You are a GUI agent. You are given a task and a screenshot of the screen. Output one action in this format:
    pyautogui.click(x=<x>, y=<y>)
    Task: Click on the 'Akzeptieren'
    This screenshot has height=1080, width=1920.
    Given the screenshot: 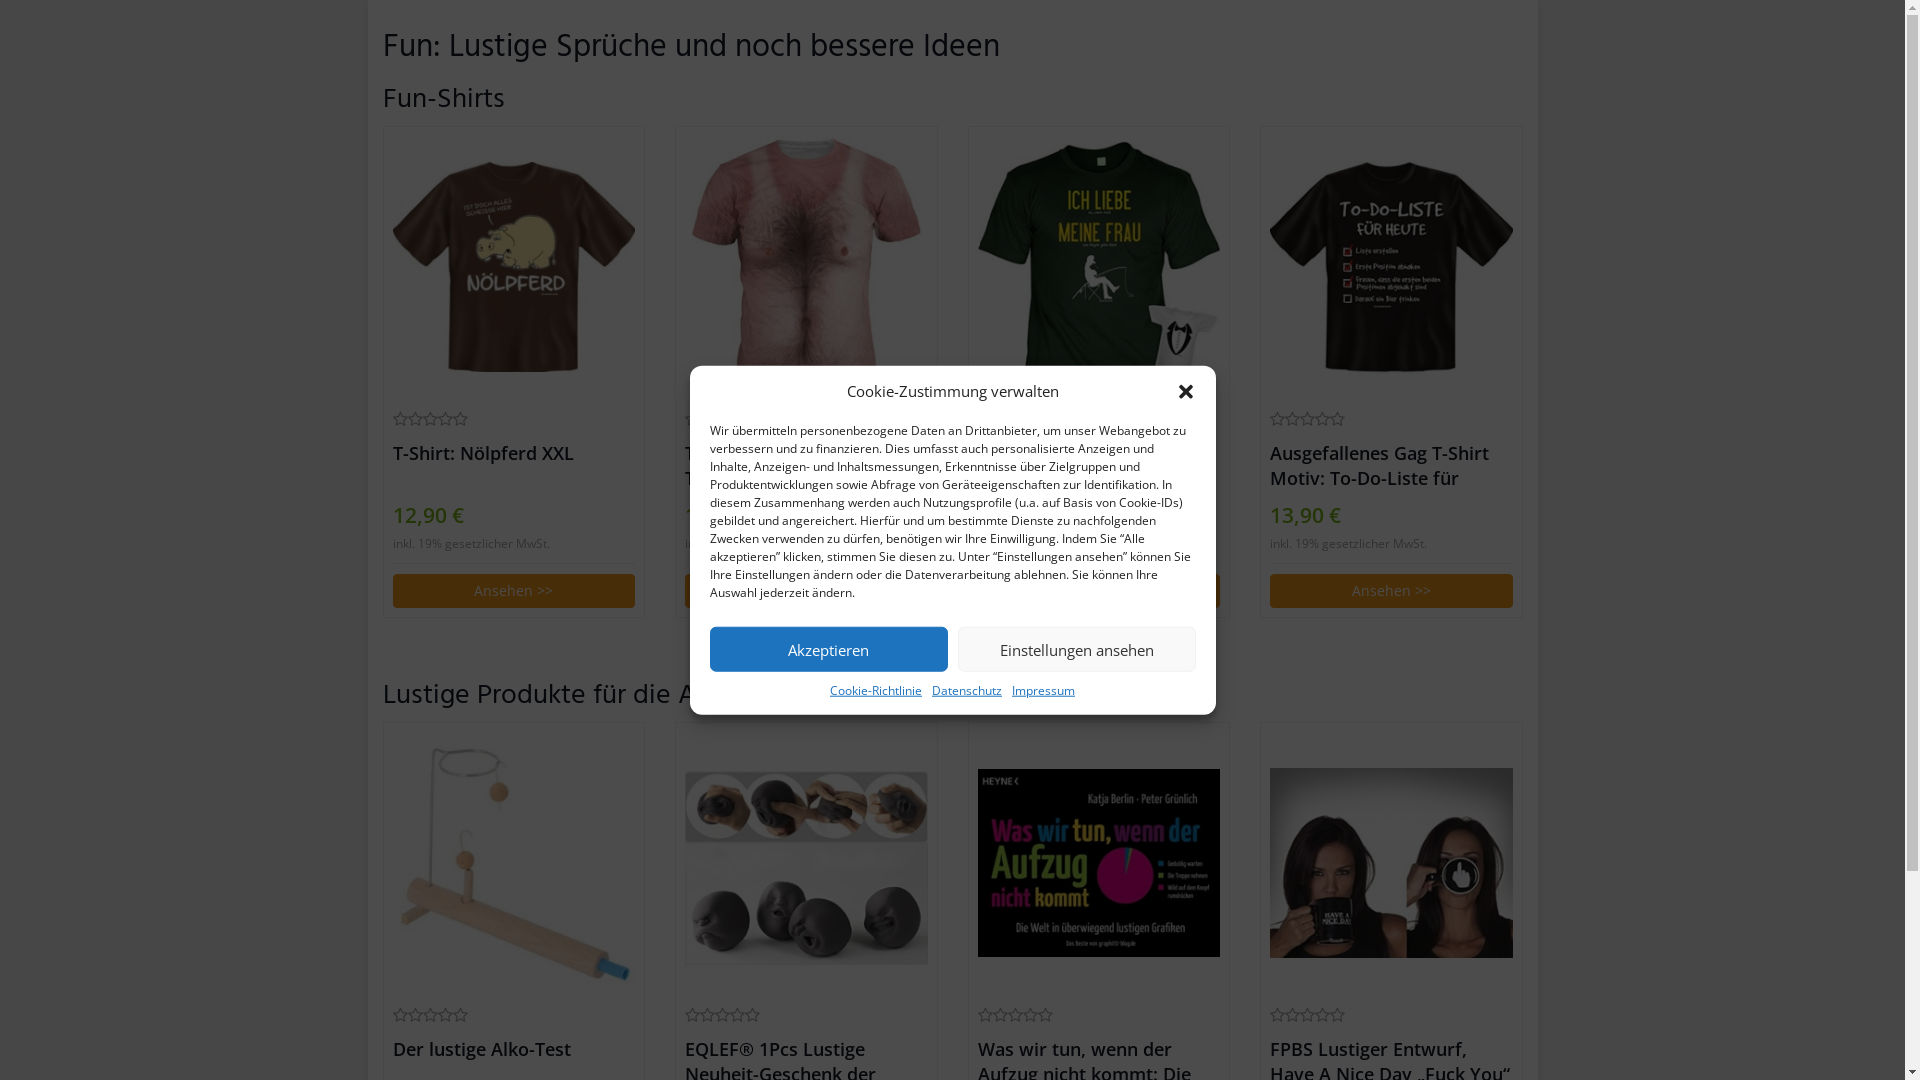 What is the action you would take?
    pyautogui.click(x=829, y=649)
    